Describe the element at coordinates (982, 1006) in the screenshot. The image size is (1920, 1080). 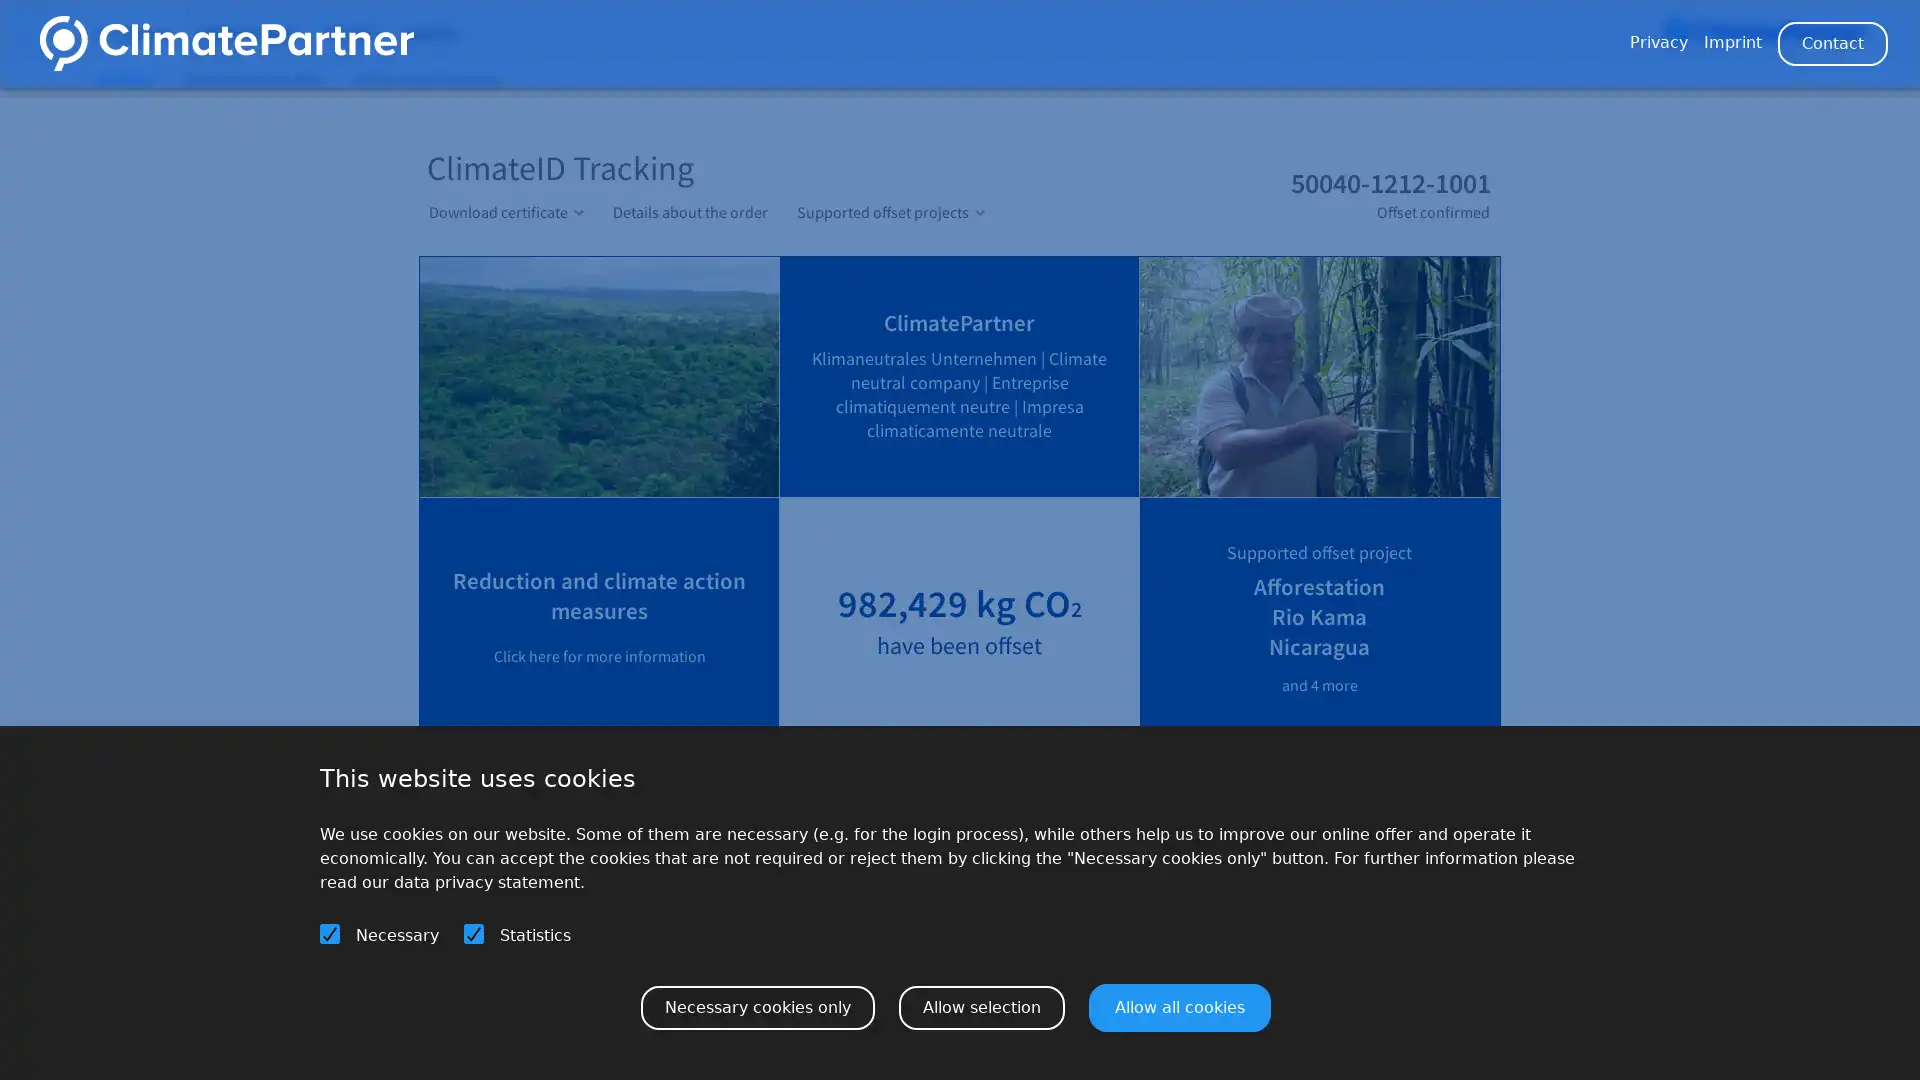
I see `Allow selection` at that location.